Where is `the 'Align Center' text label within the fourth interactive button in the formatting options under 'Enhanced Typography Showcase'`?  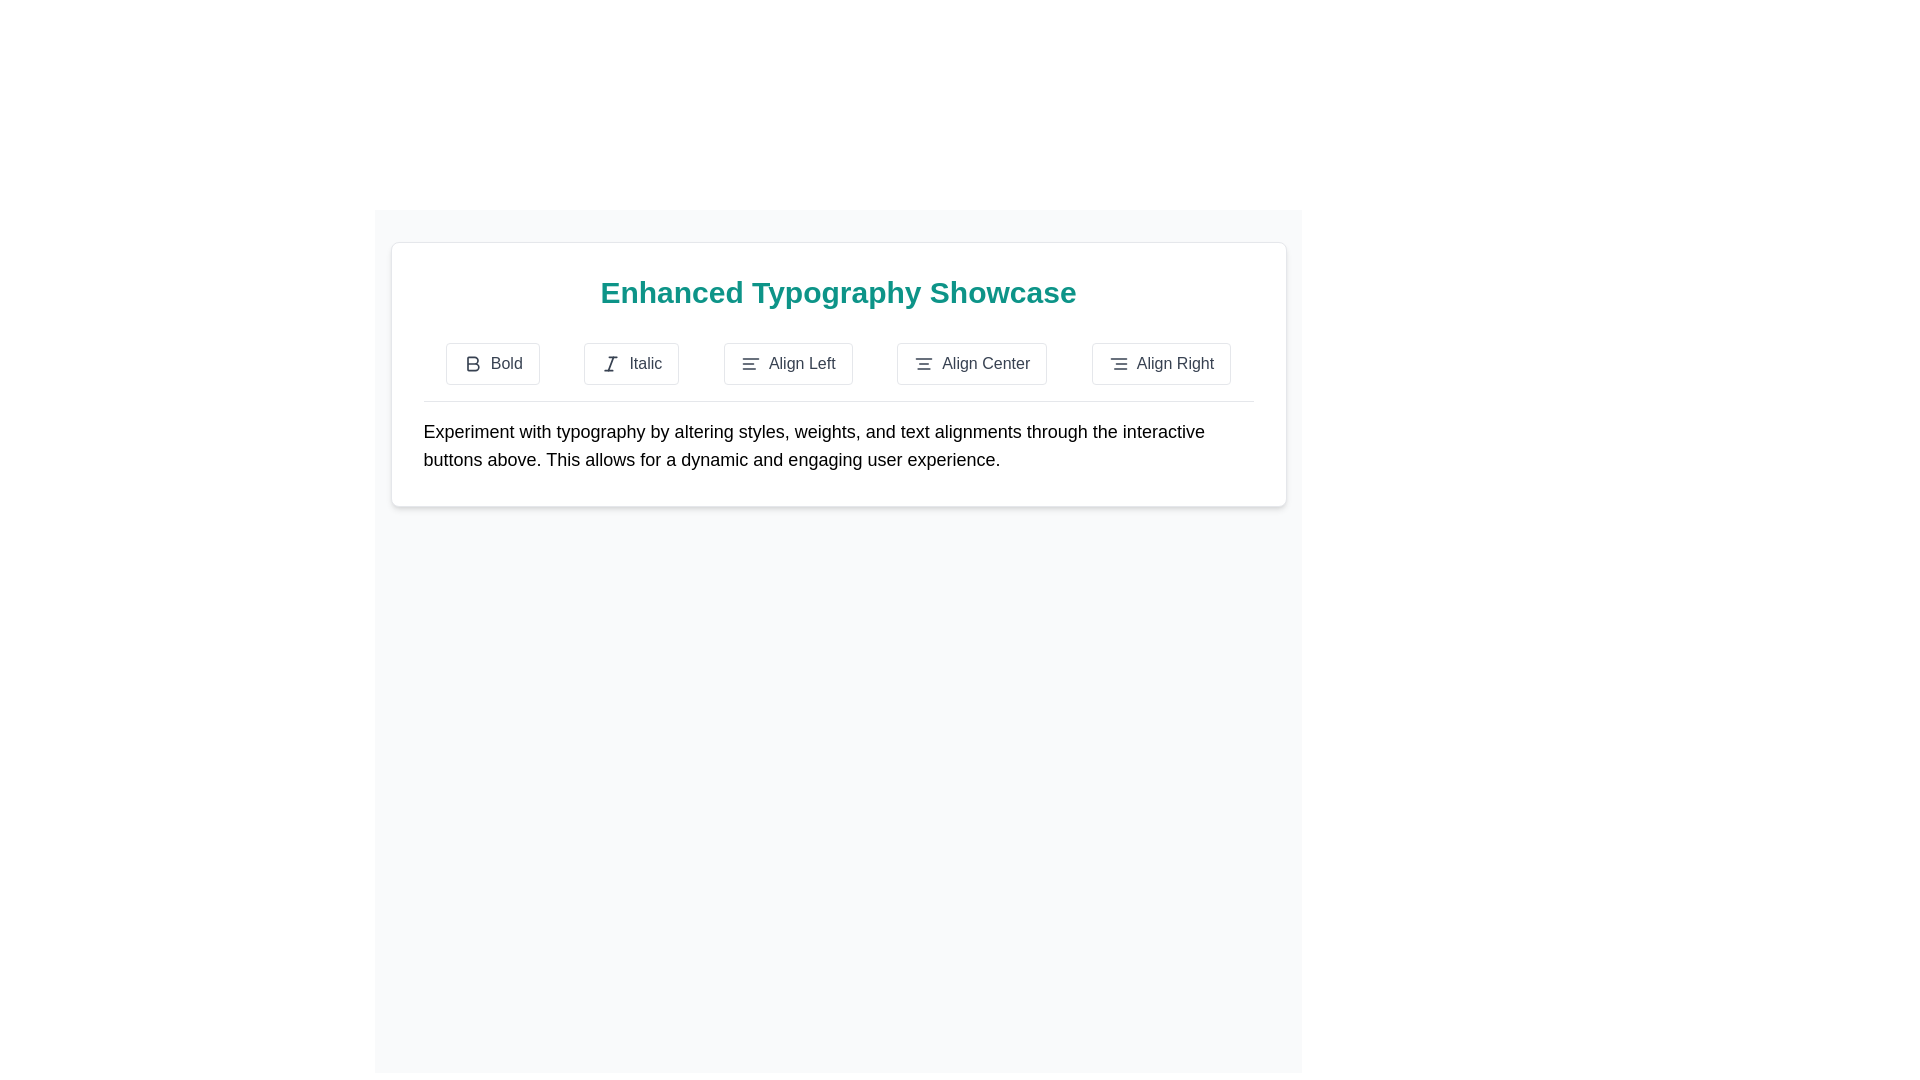 the 'Align Center' text label within the fourth interactive button in the formatting options under 'Enhanced Typography Showcase' is located at coordinates (986, 363).